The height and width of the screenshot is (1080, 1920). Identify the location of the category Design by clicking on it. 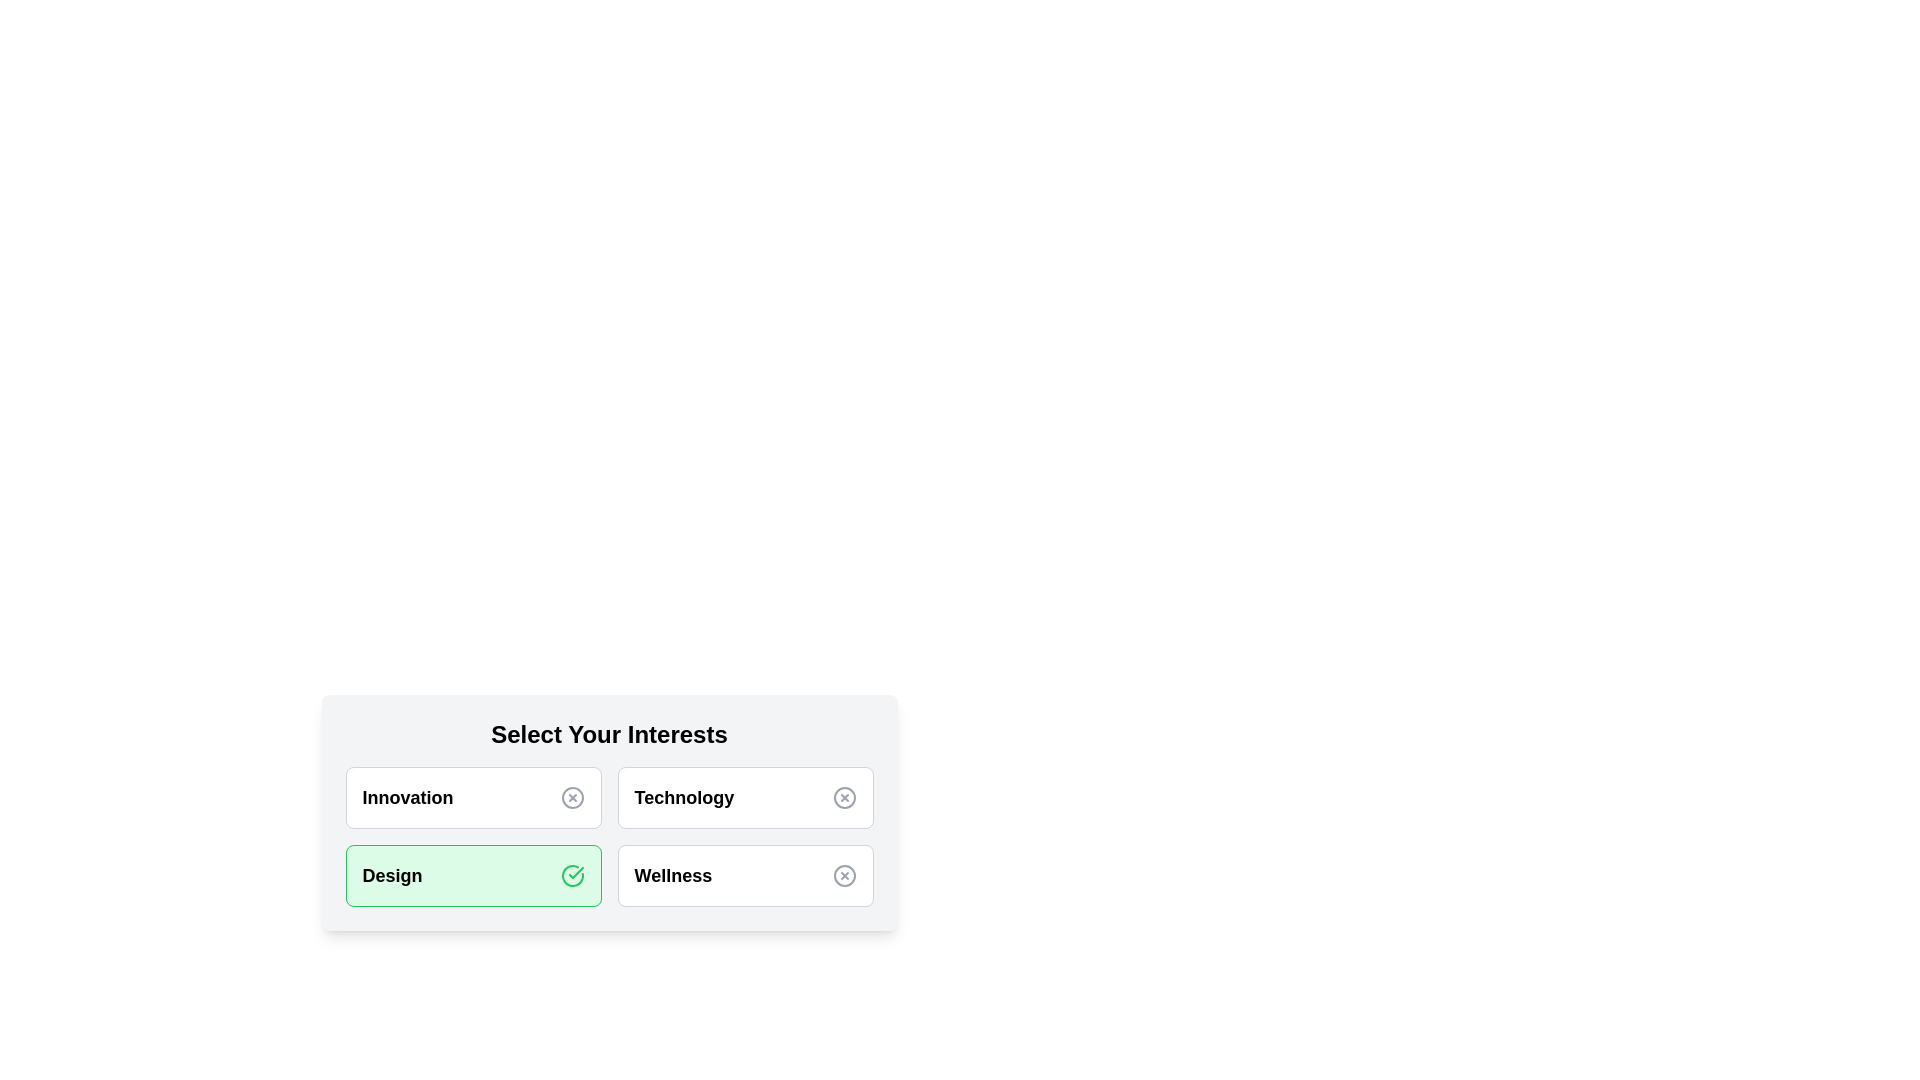
(472, 874).